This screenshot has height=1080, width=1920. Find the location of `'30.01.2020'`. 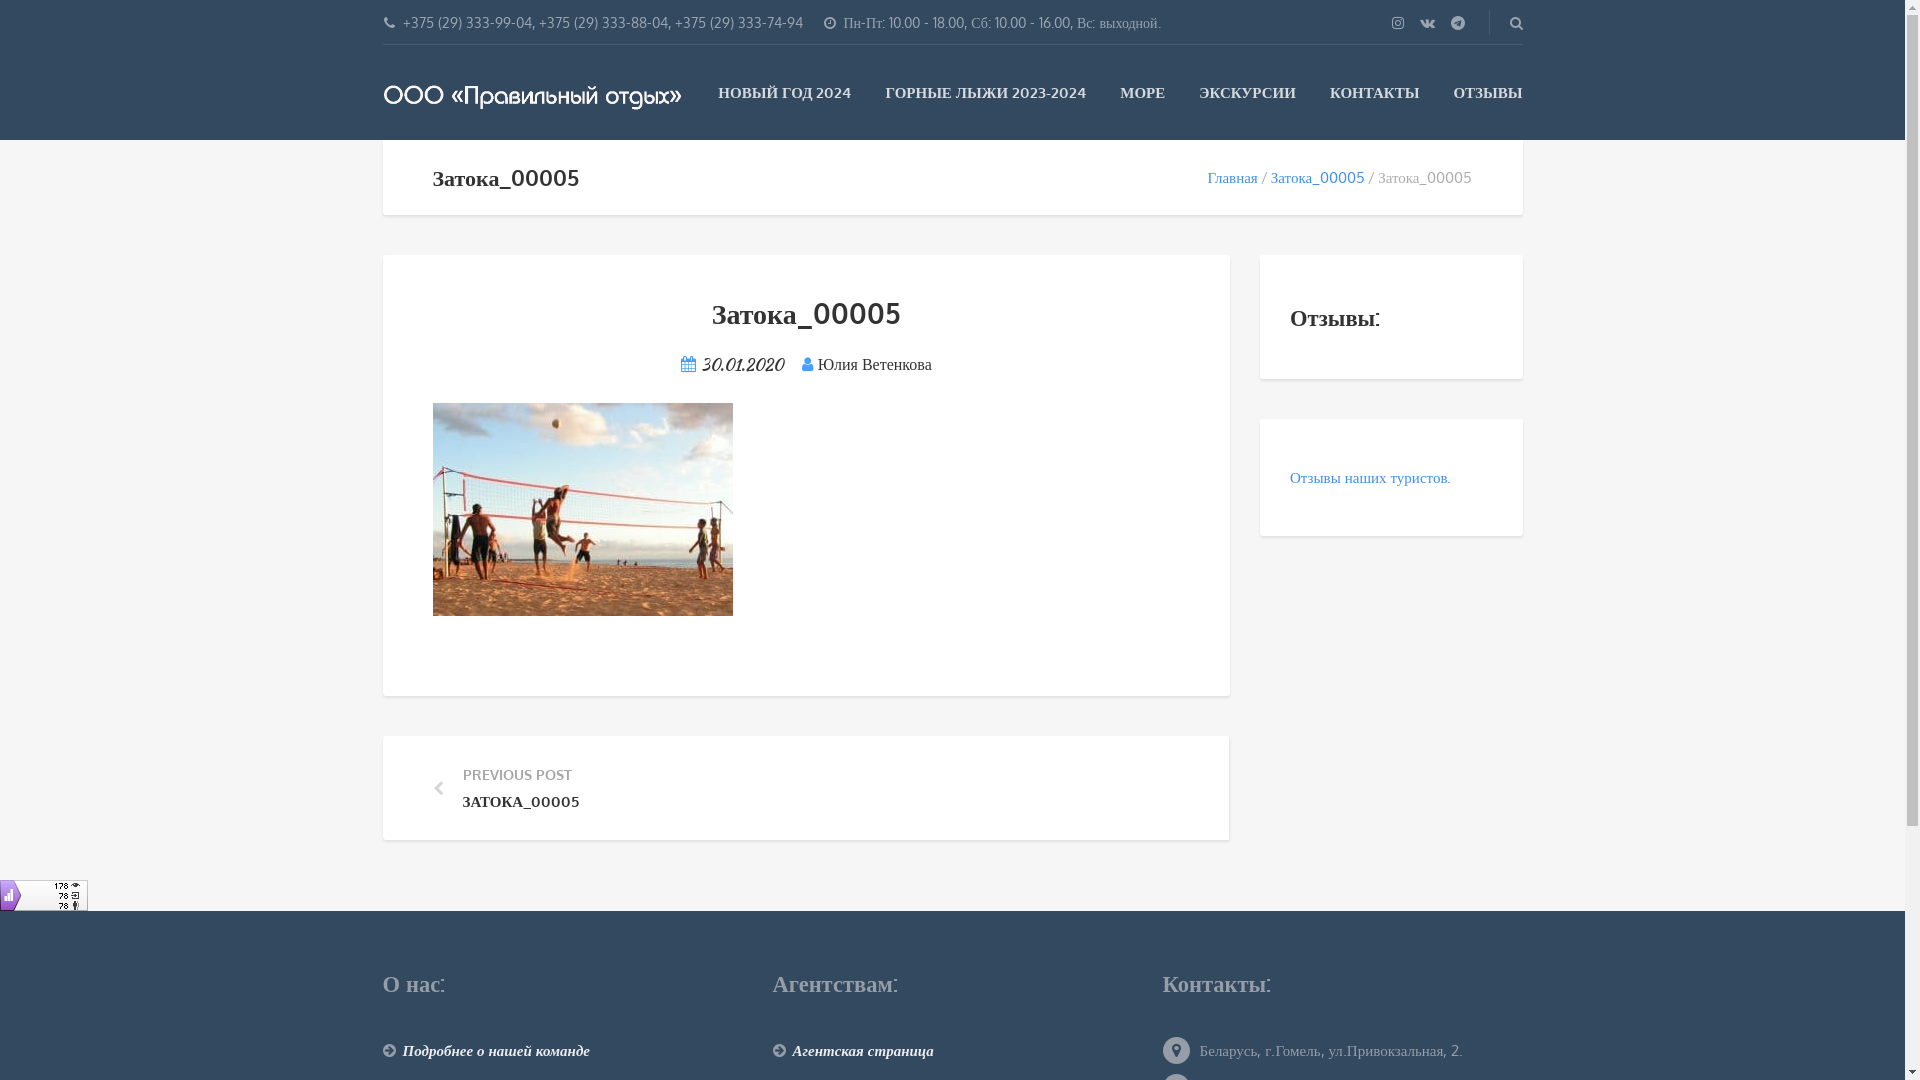

'30.01.2020' is located at coordinates (741, 364).